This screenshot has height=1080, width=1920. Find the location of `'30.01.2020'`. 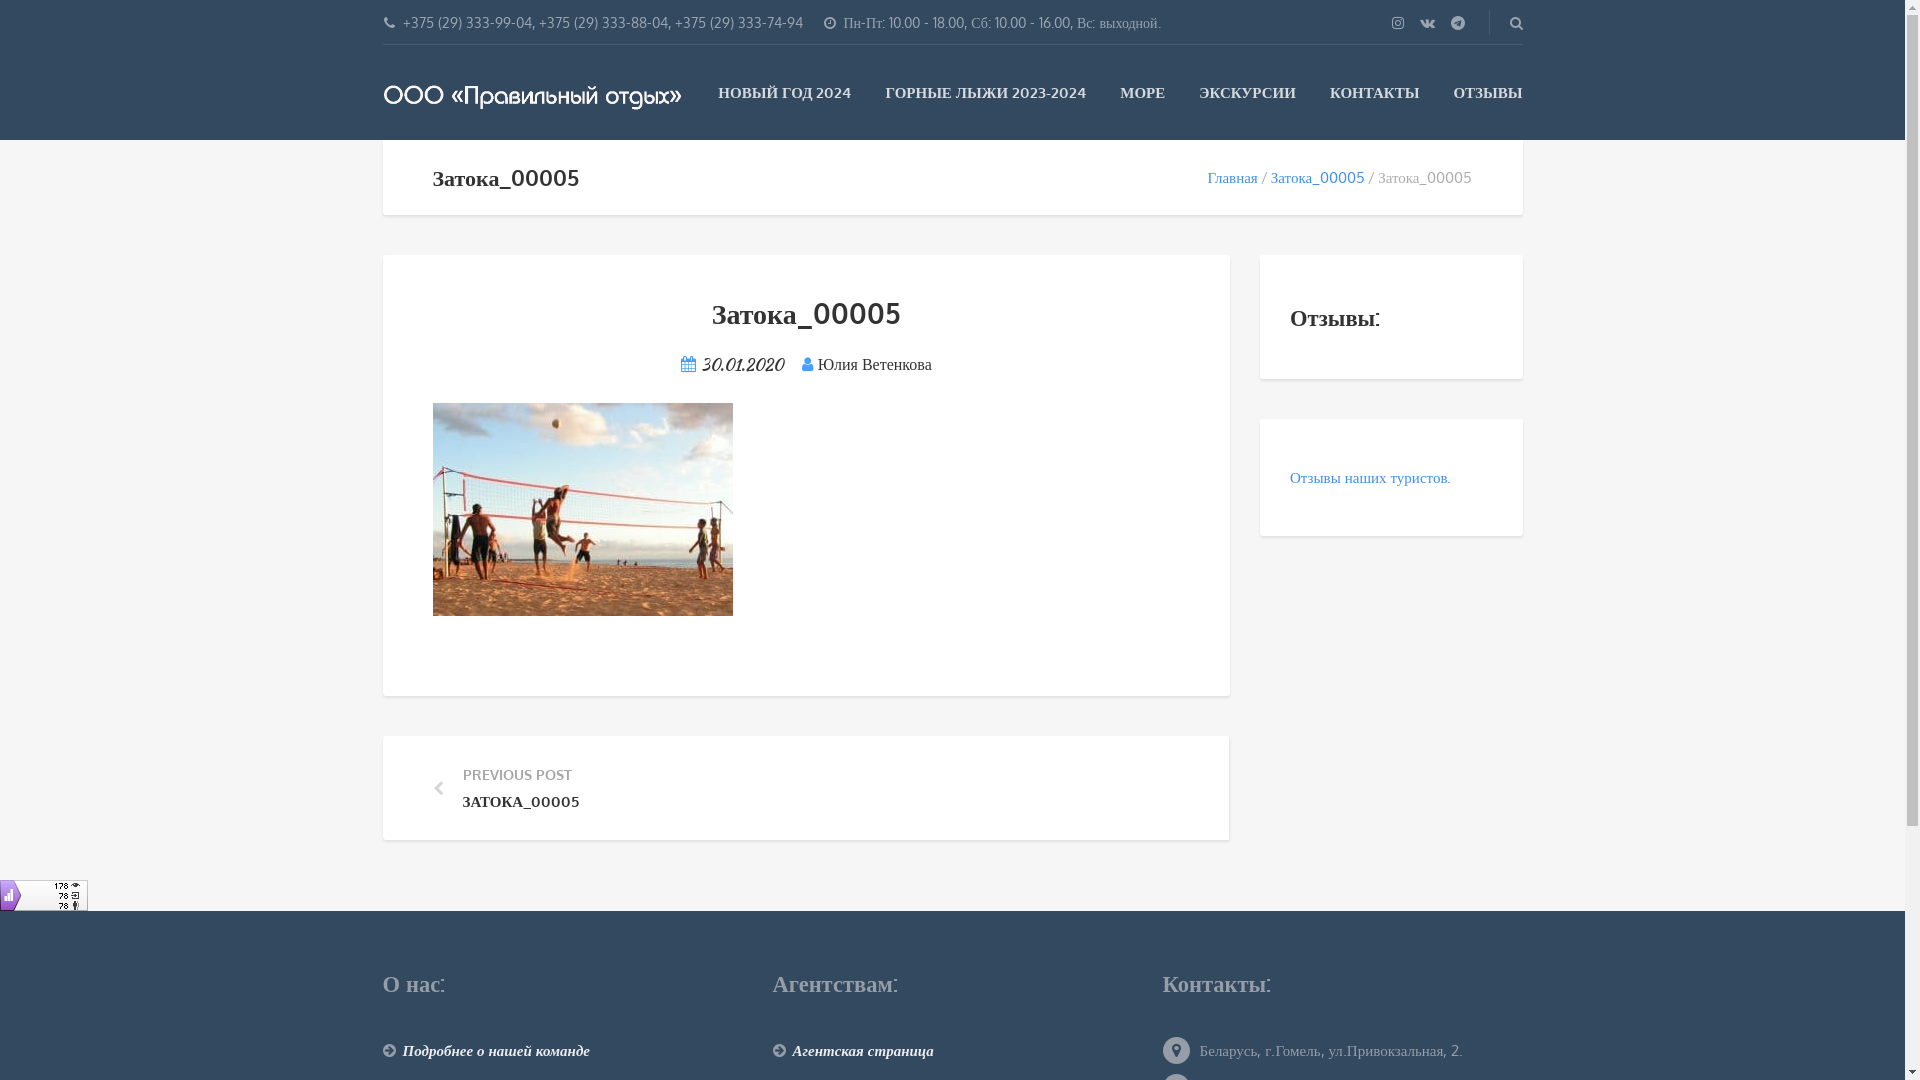

'30.01.2020' is located at coordinates (741, 364).